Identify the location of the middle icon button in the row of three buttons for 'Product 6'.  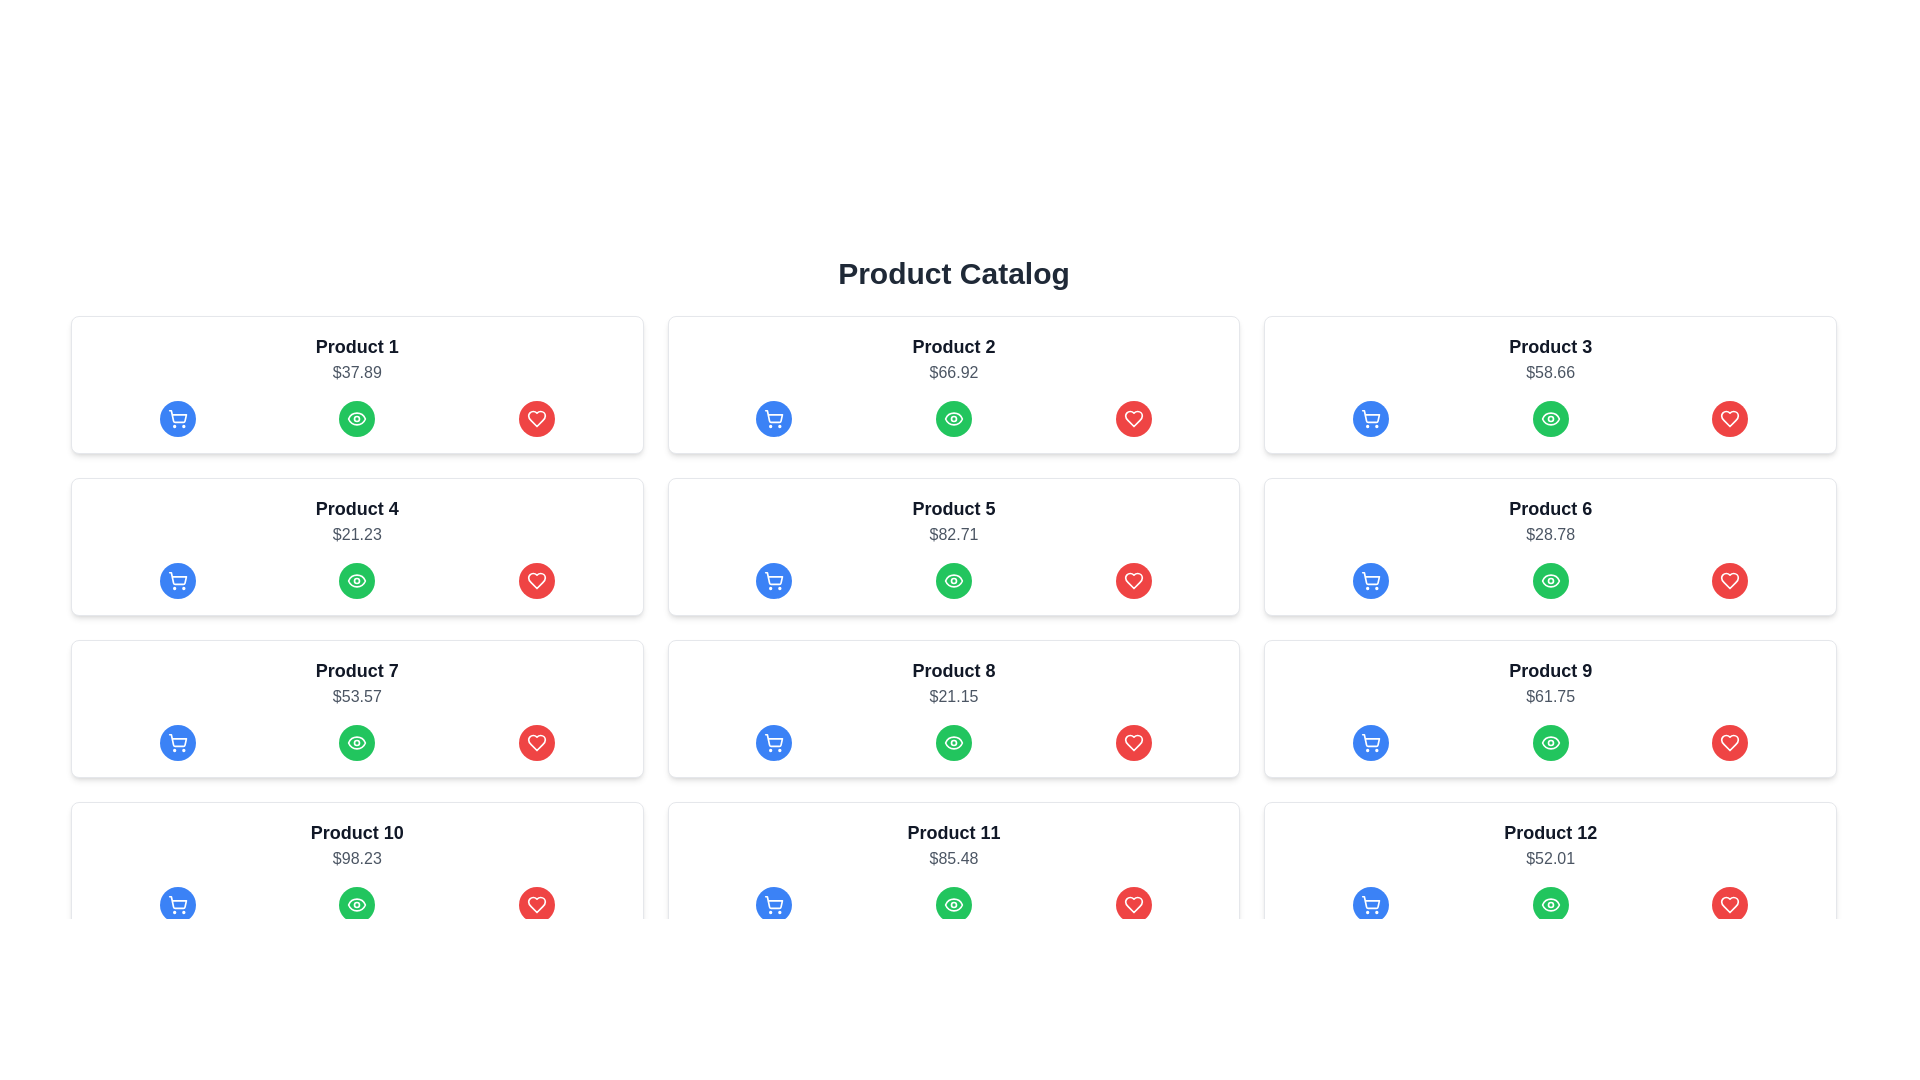
(1549, 581).